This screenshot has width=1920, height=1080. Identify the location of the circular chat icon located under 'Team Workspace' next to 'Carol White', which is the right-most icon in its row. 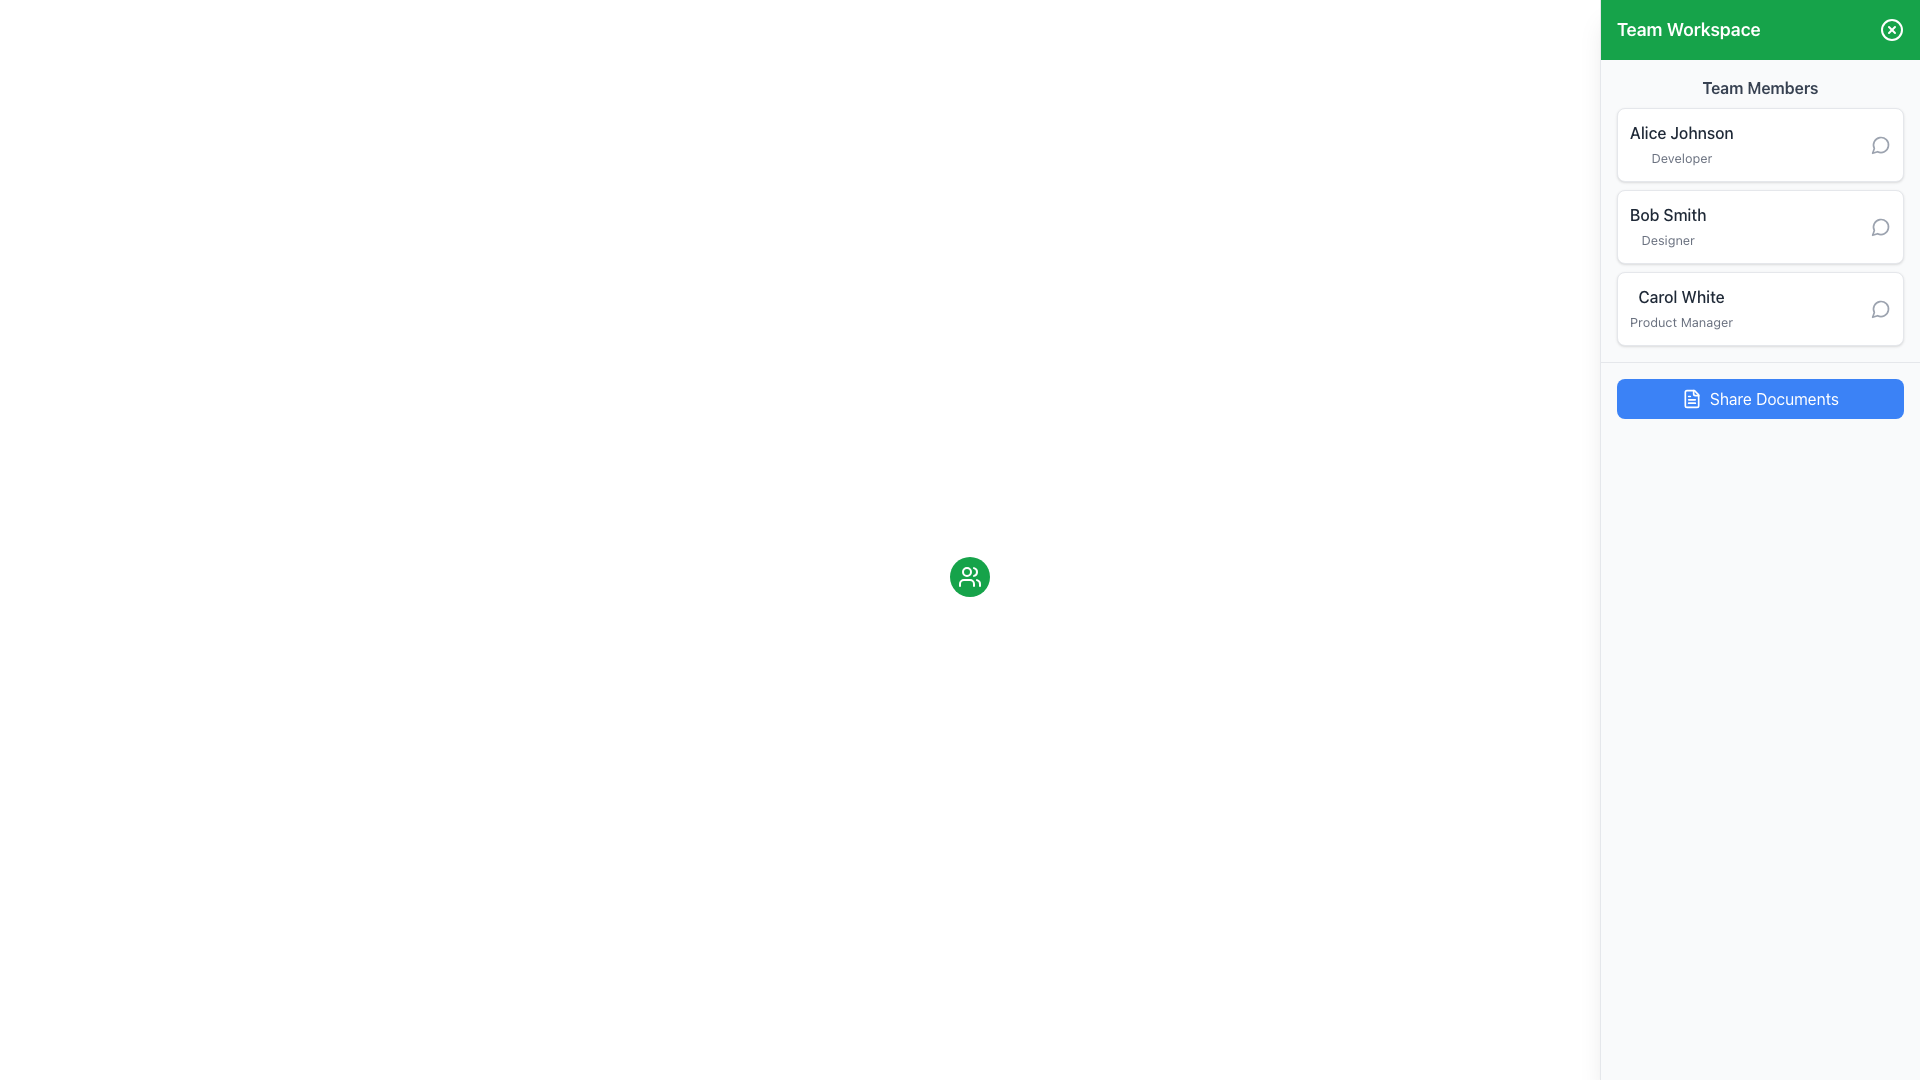
(1880, 308).